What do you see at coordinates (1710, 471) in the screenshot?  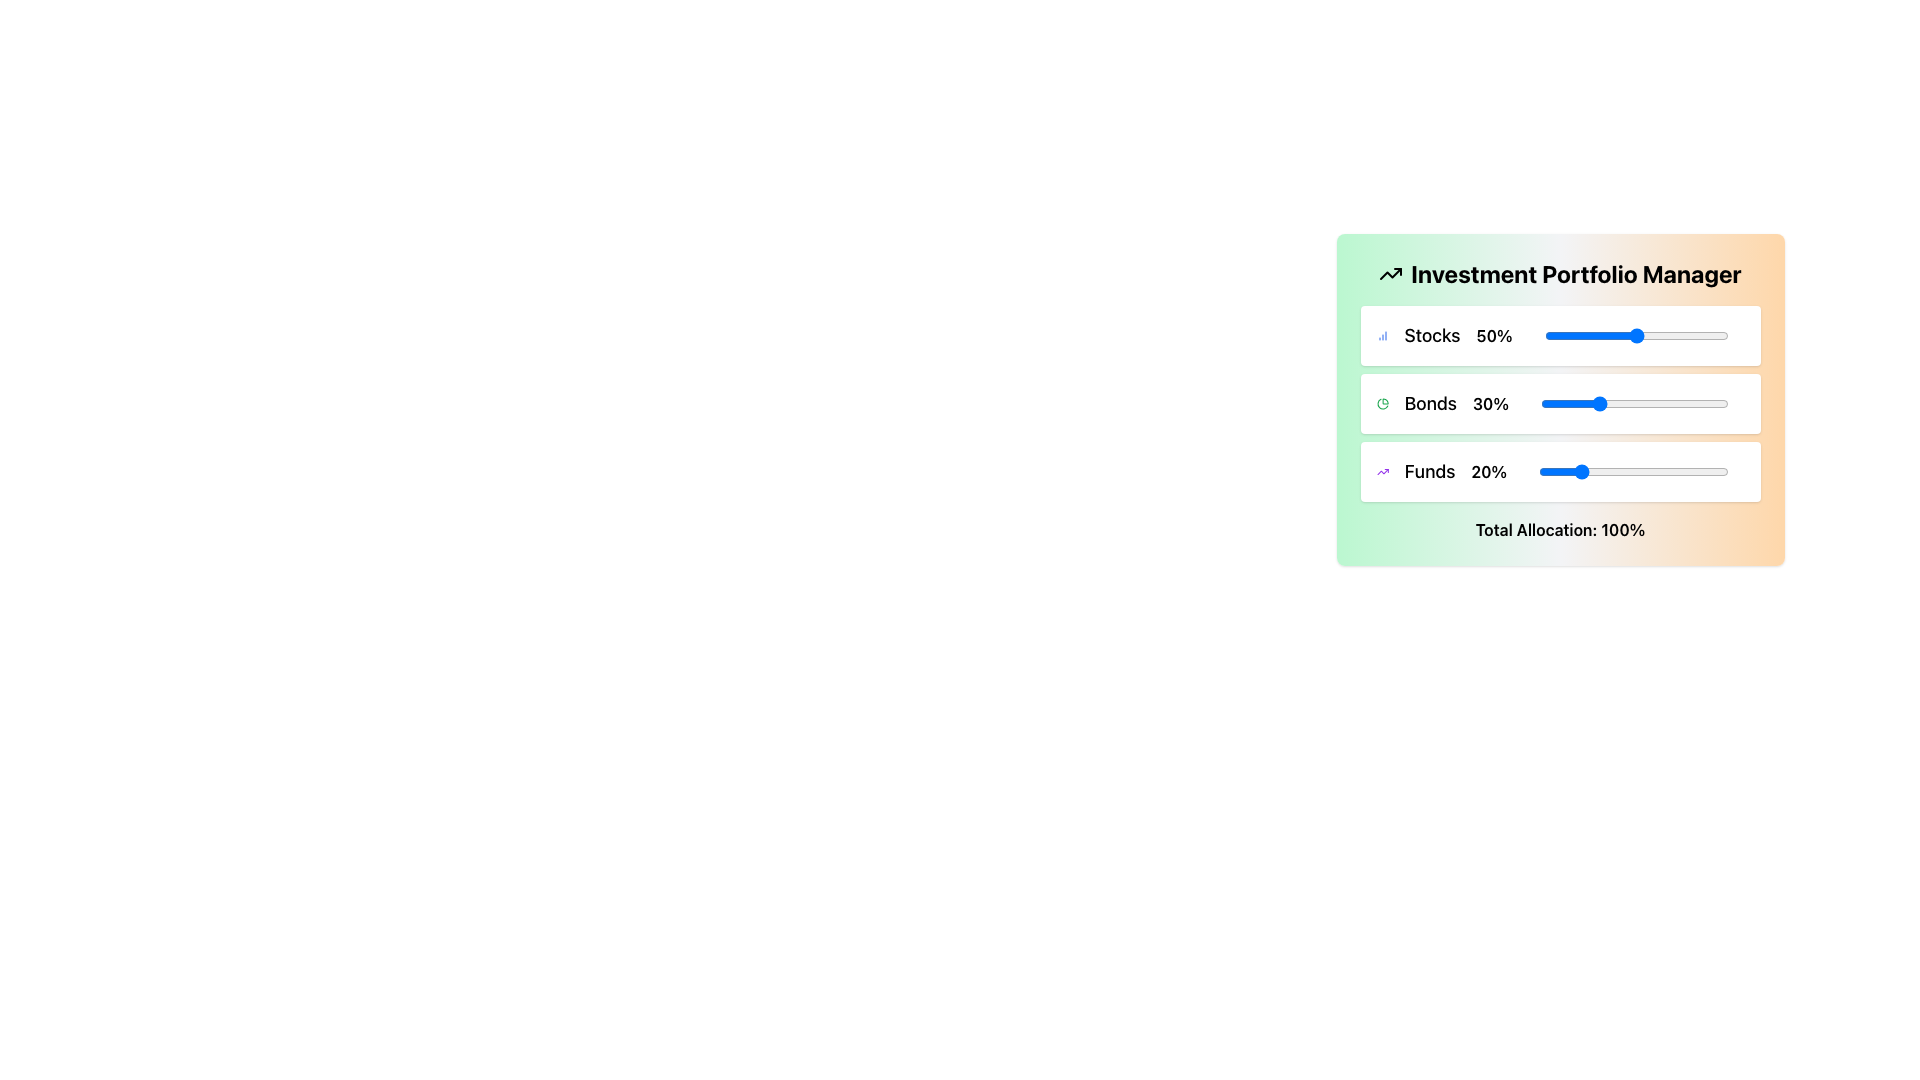 I see `the 'Funds' allocation` at bounding box center [1710, 471].